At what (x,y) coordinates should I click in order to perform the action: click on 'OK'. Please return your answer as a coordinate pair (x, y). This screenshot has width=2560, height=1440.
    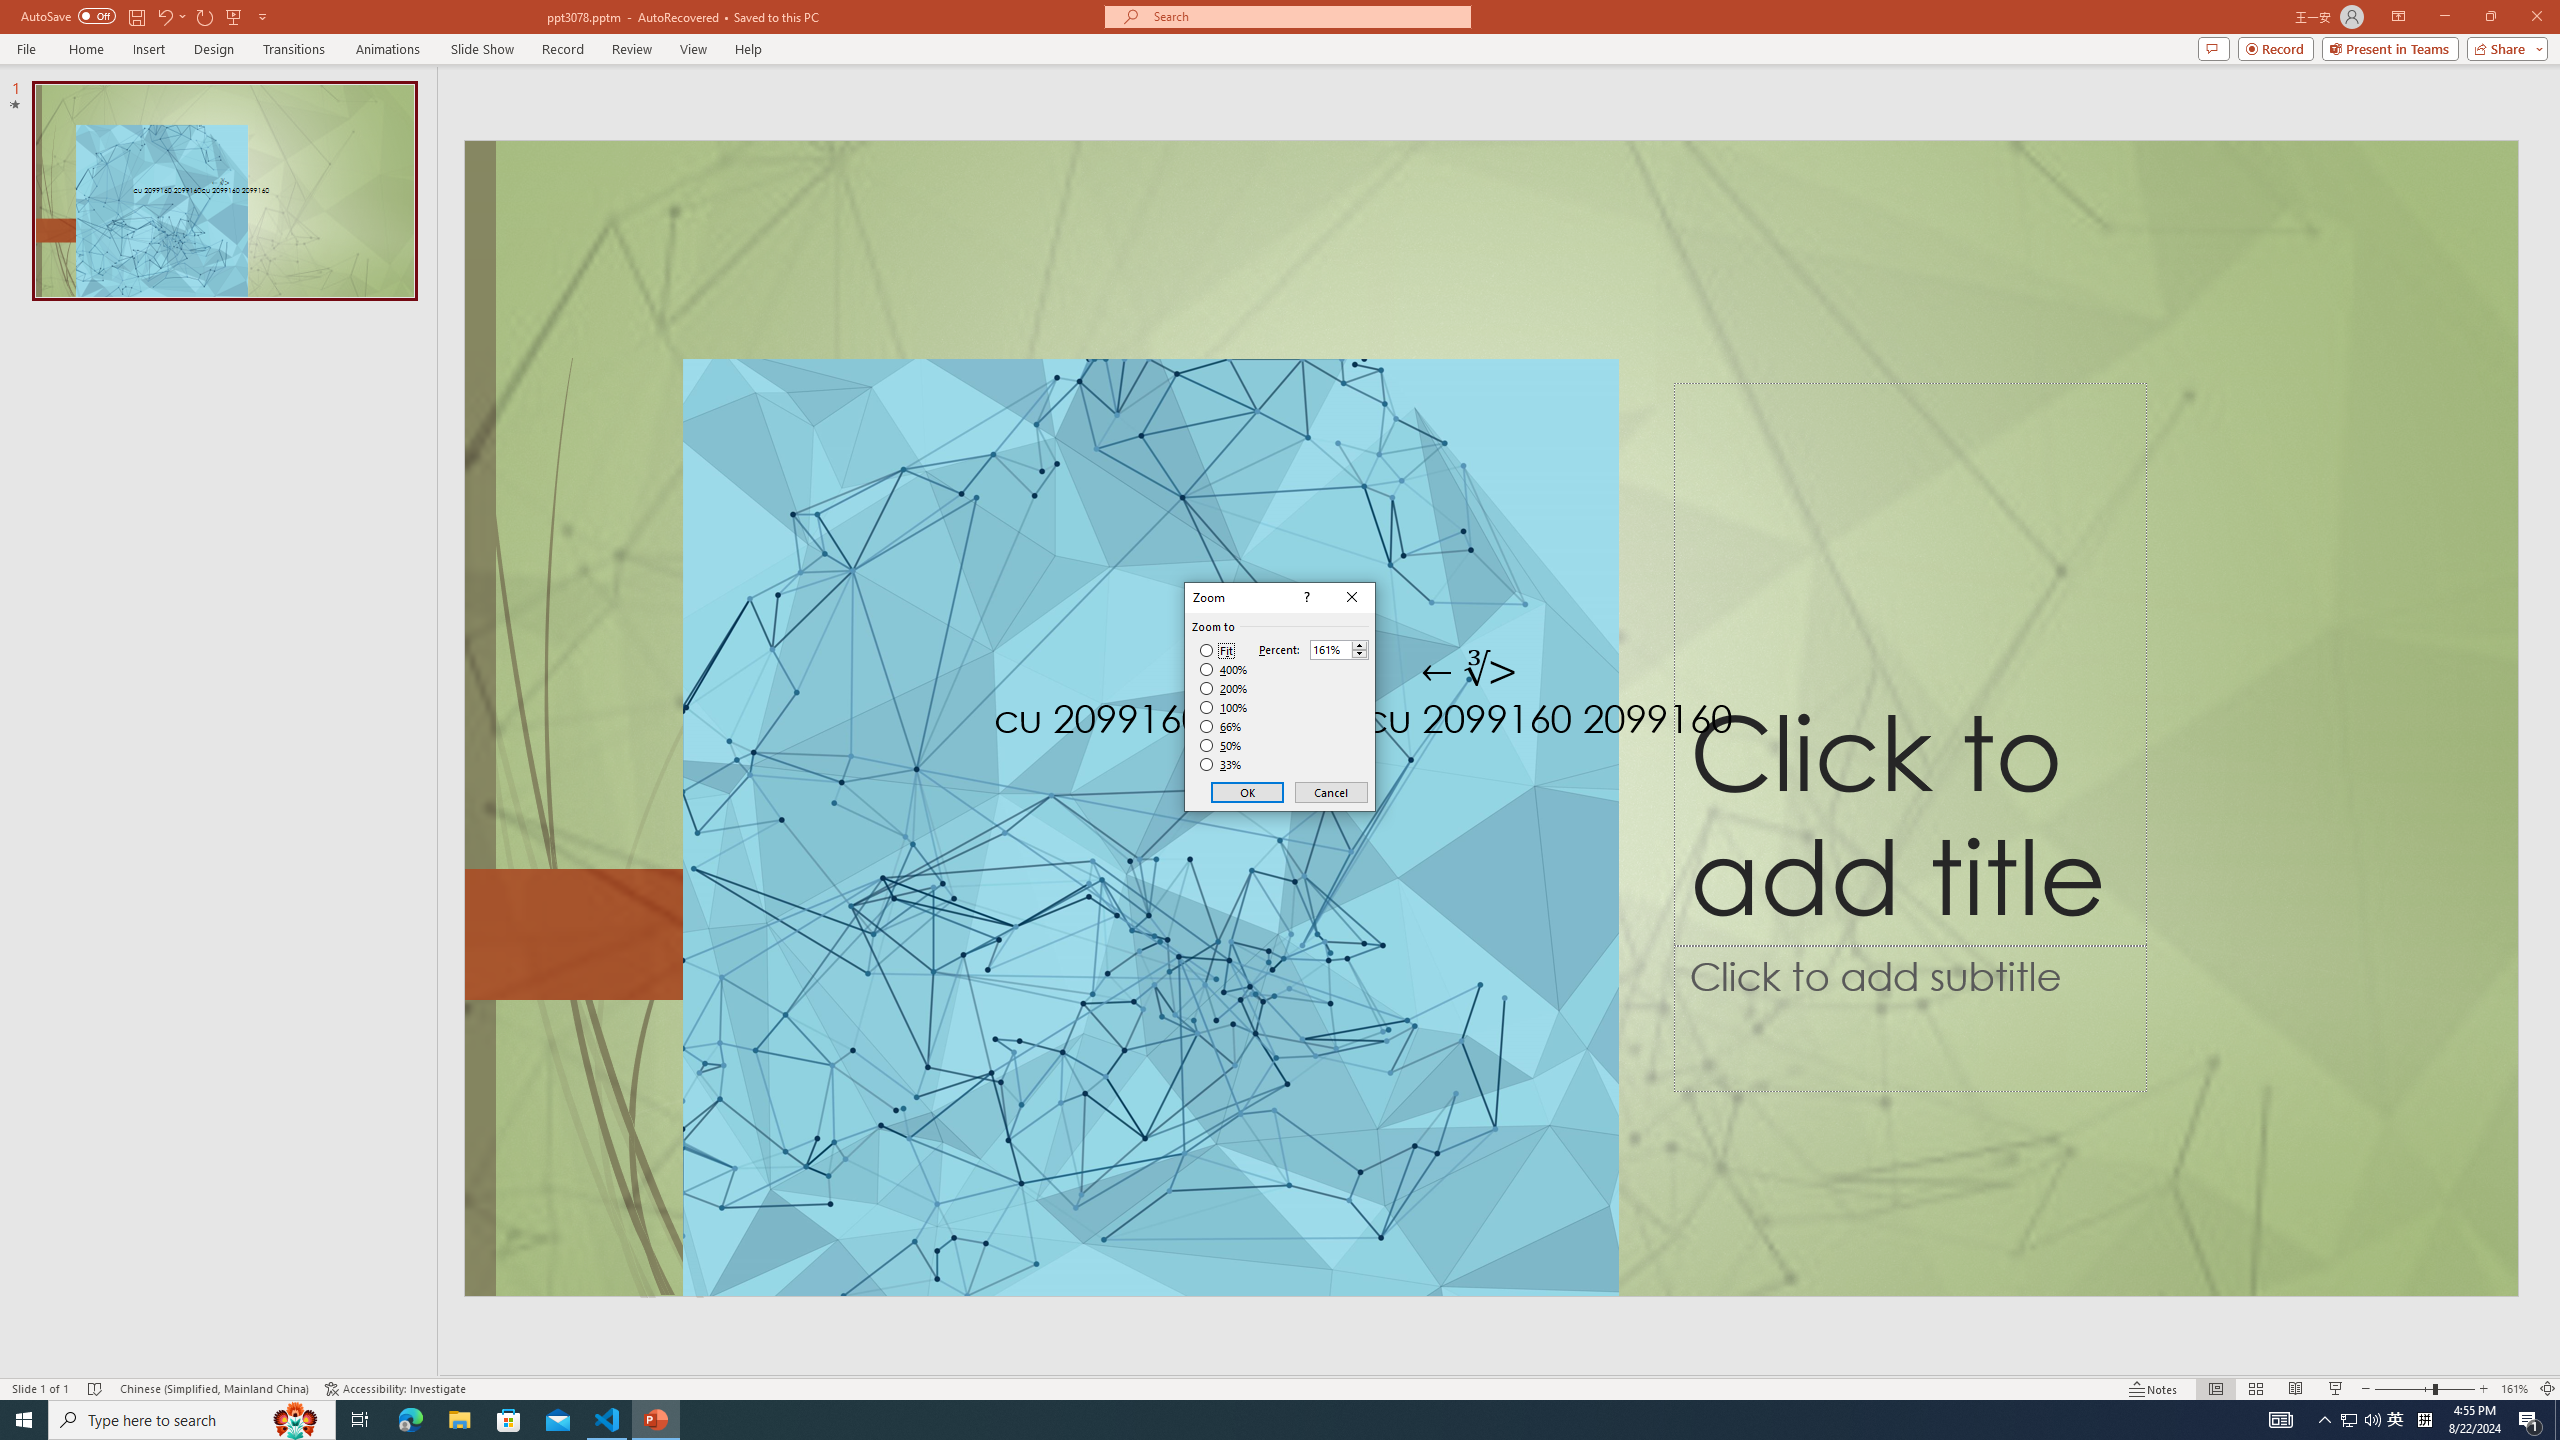
    Looking at the image, I should click on (1247, 792).